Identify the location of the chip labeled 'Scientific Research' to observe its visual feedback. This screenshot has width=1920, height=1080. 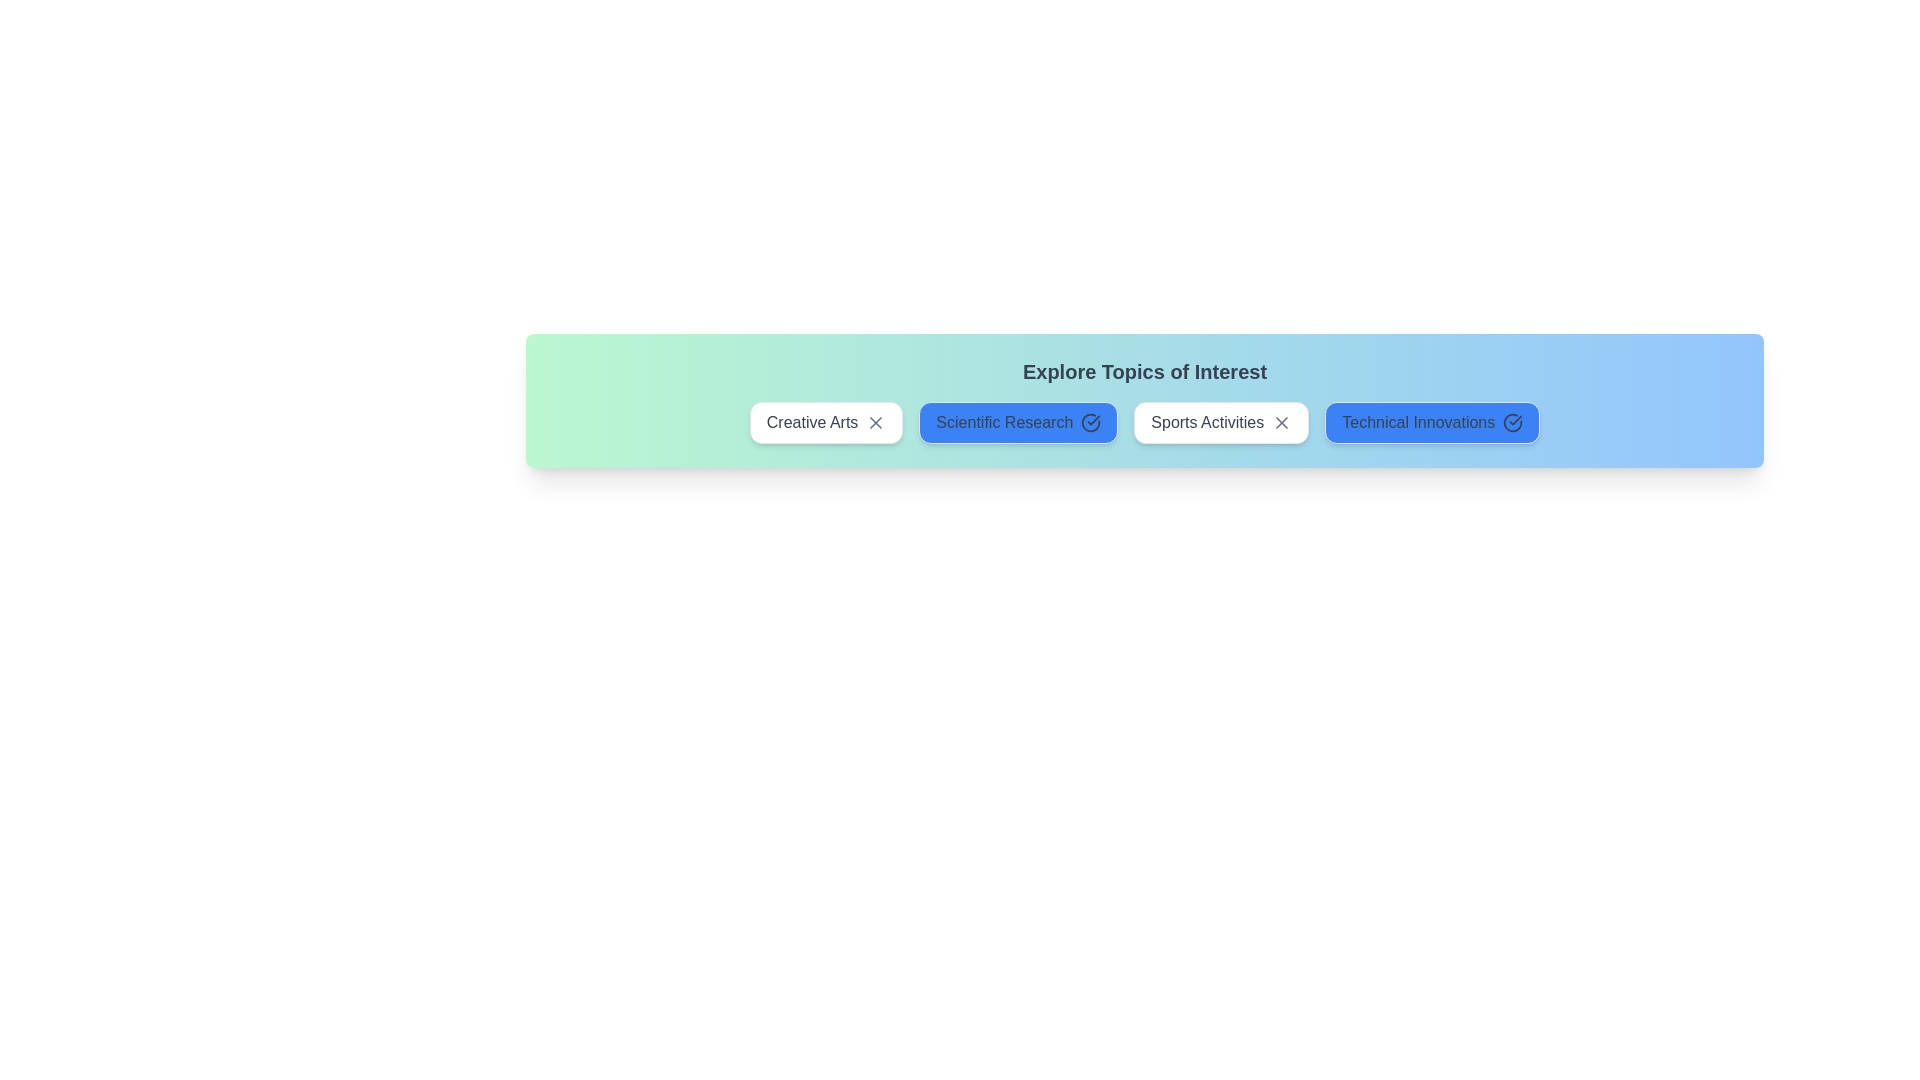
(1018, 422).